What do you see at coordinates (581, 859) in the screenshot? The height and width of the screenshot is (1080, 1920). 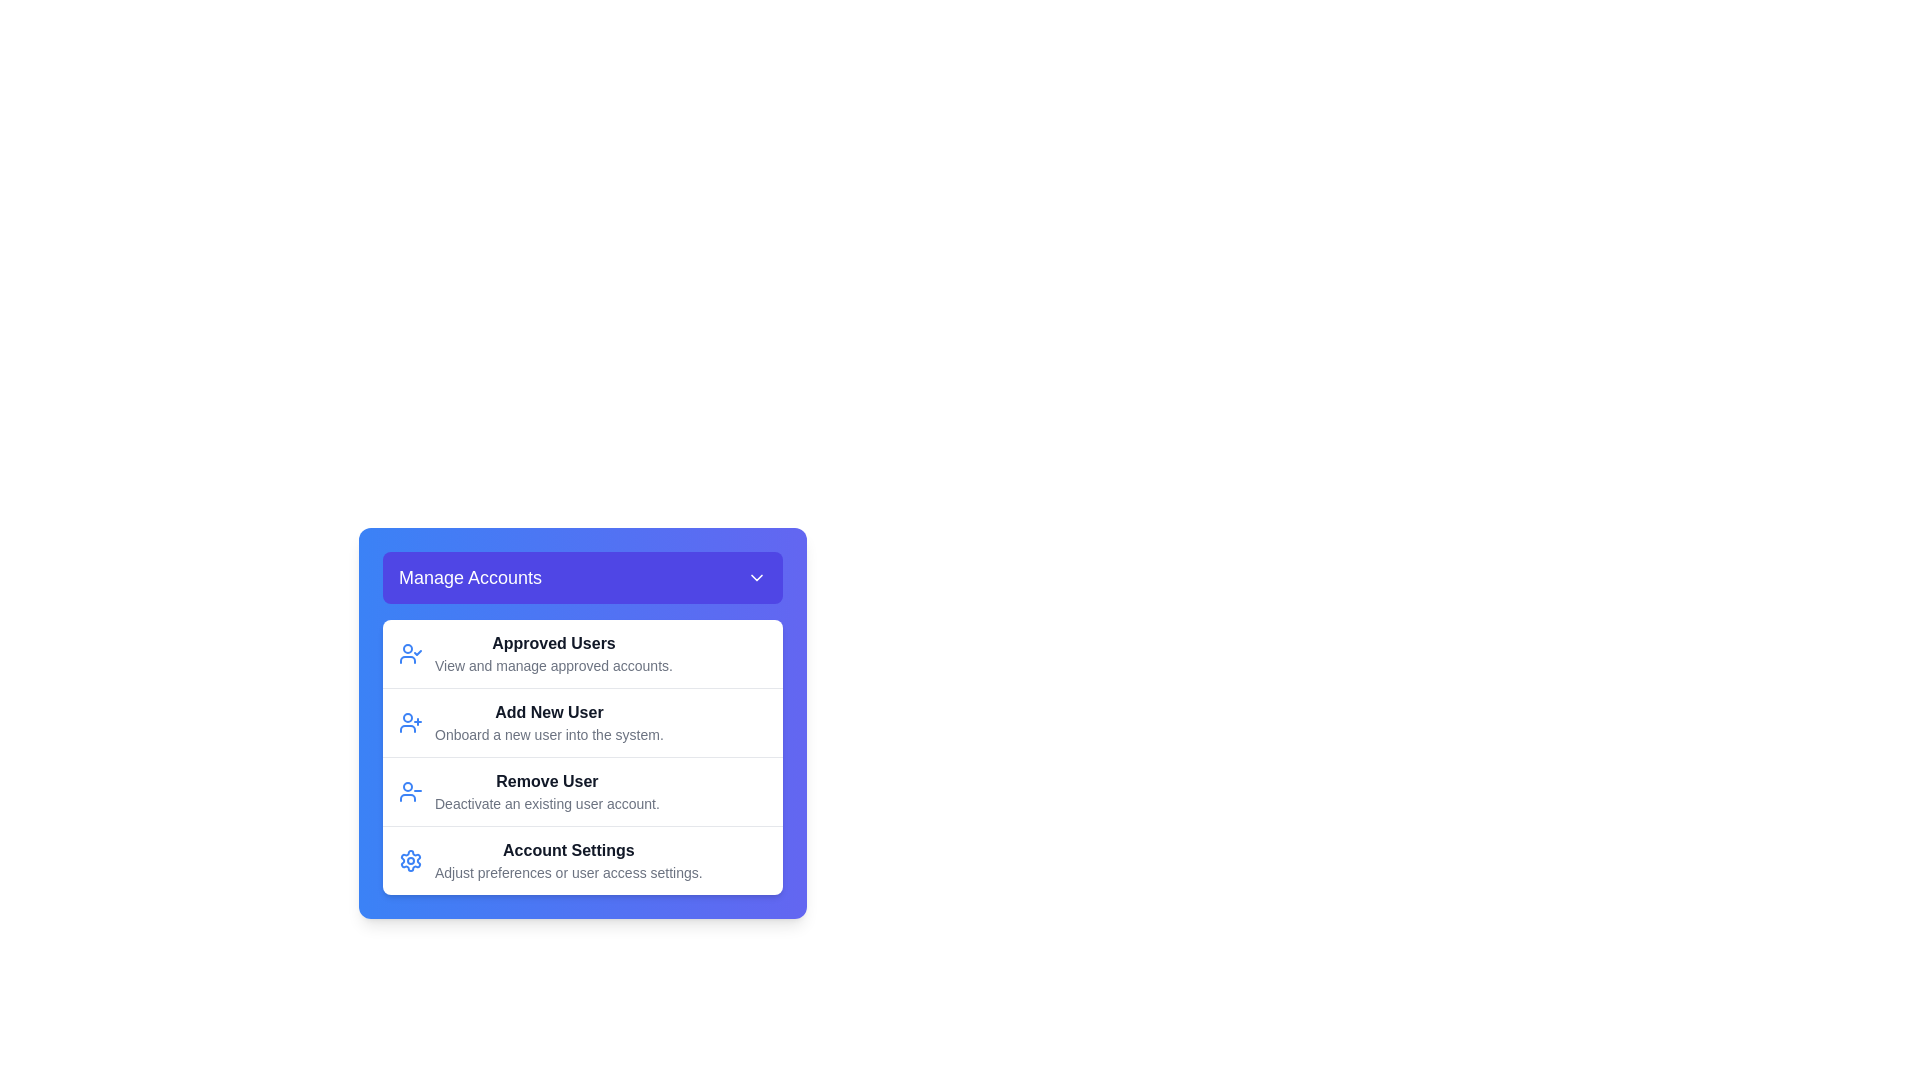 I see `the fourth menu item in the vertical list, which serves as an access point to adjust preferences or modify user access settings` at bounding box center [581, 859].